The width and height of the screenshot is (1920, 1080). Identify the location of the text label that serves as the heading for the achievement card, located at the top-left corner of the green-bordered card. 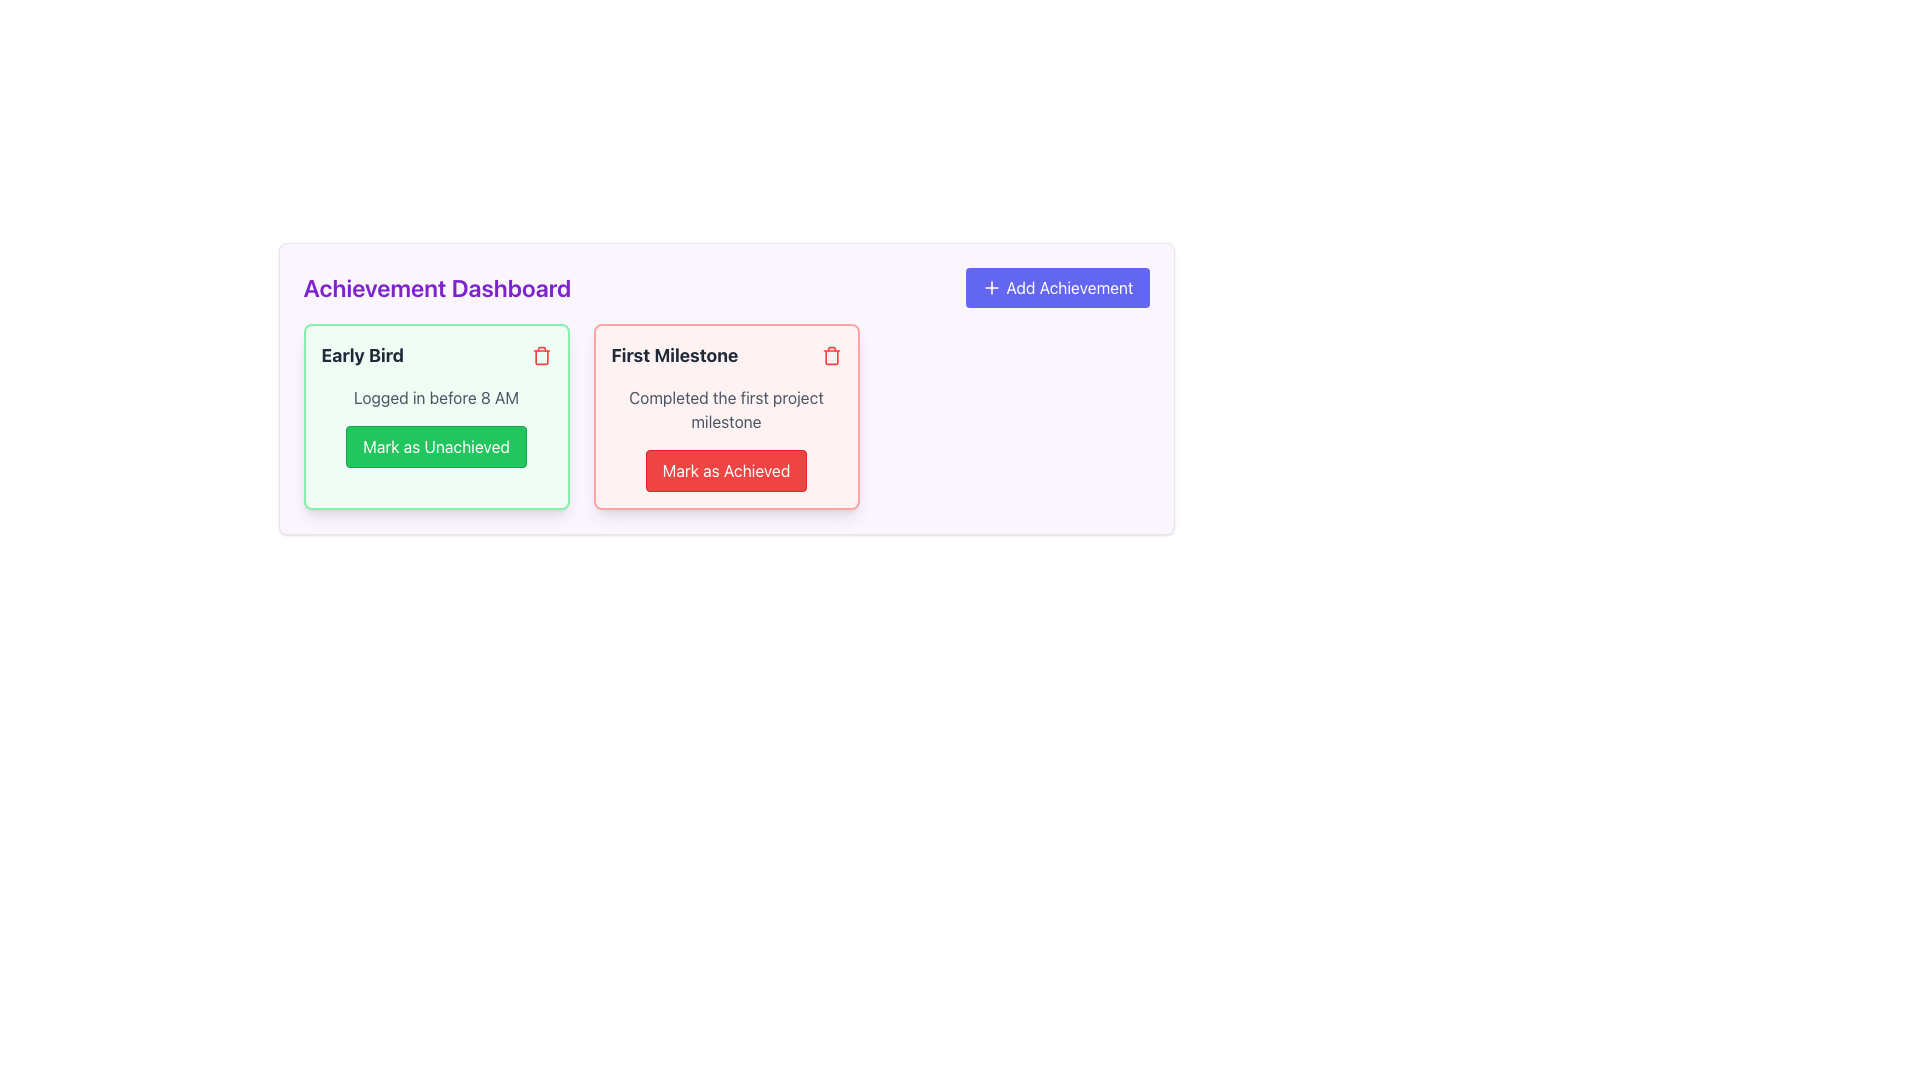
(362, 354).